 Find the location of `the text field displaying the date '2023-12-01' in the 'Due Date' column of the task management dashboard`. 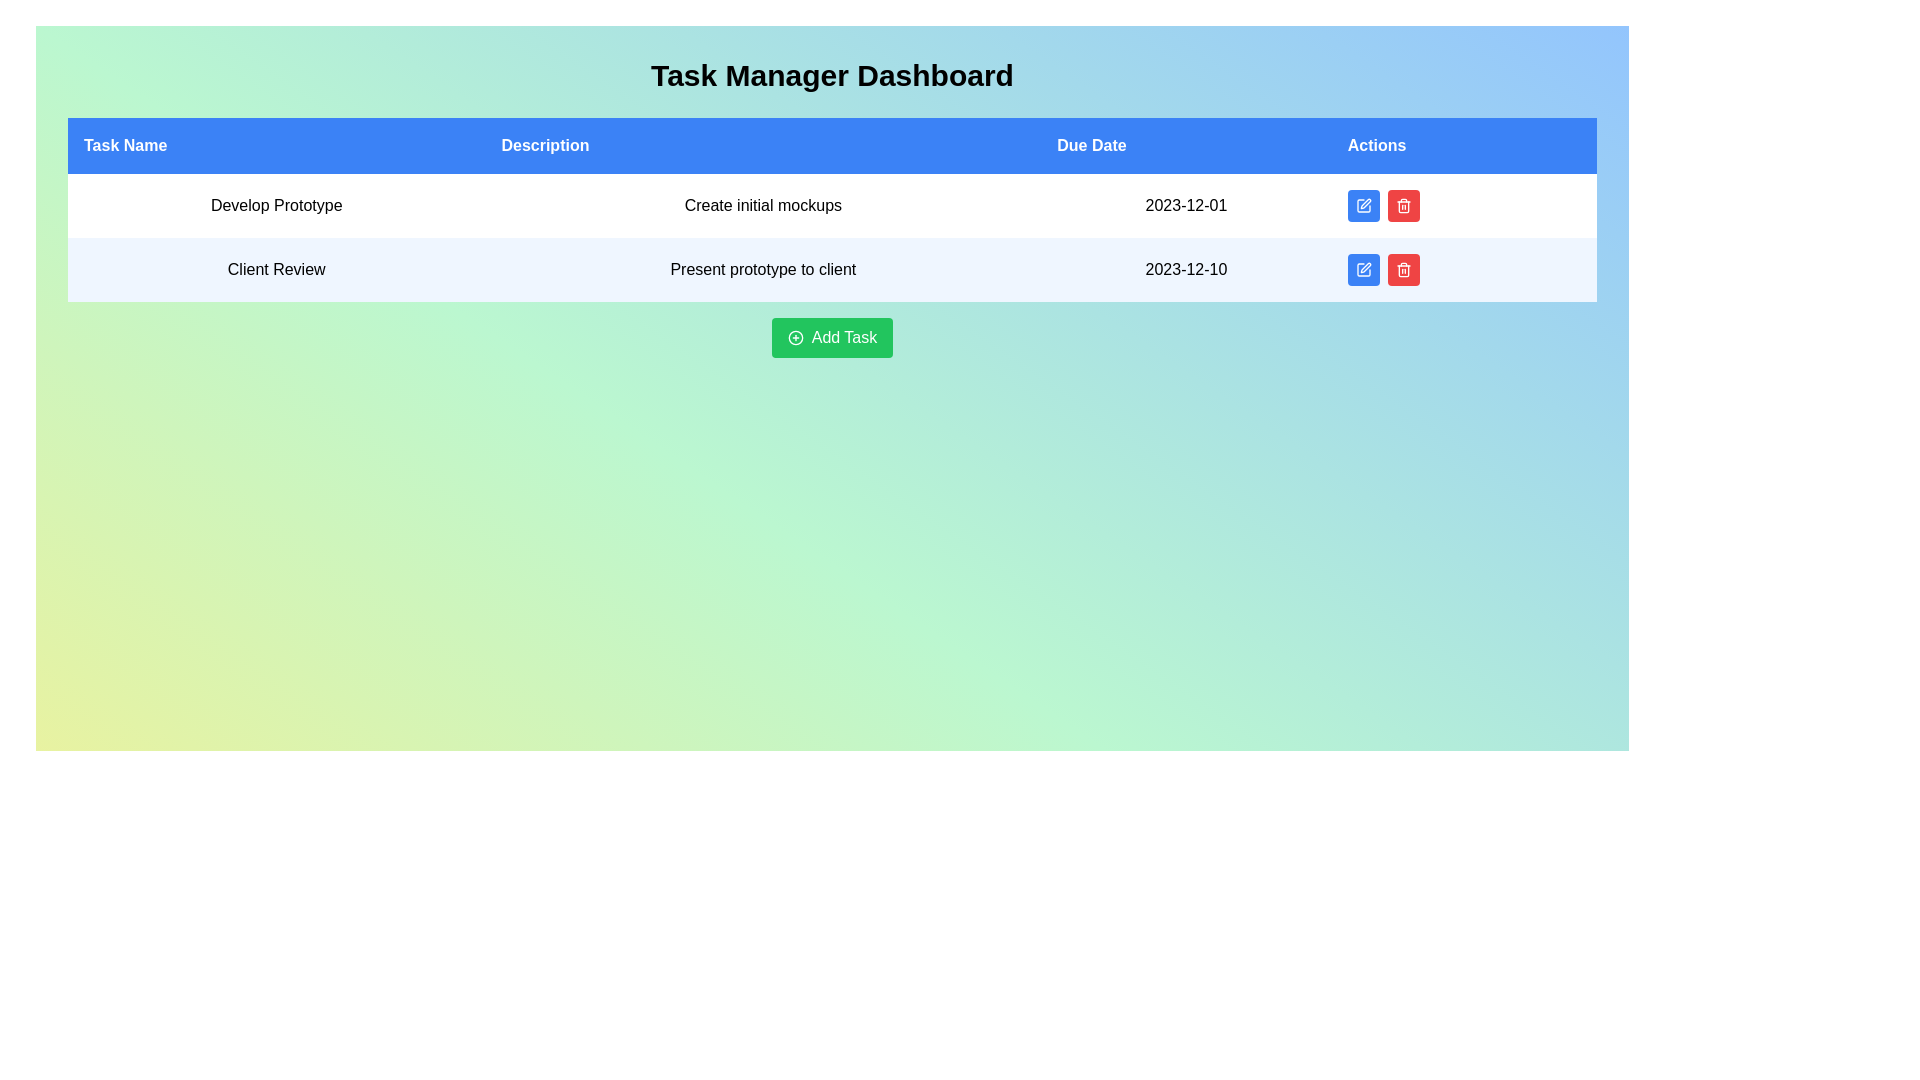

the text field displaying the date '2023-12-01' in the 'Due Date' column of the task management dashboard is located at coordinates (1186, 205).